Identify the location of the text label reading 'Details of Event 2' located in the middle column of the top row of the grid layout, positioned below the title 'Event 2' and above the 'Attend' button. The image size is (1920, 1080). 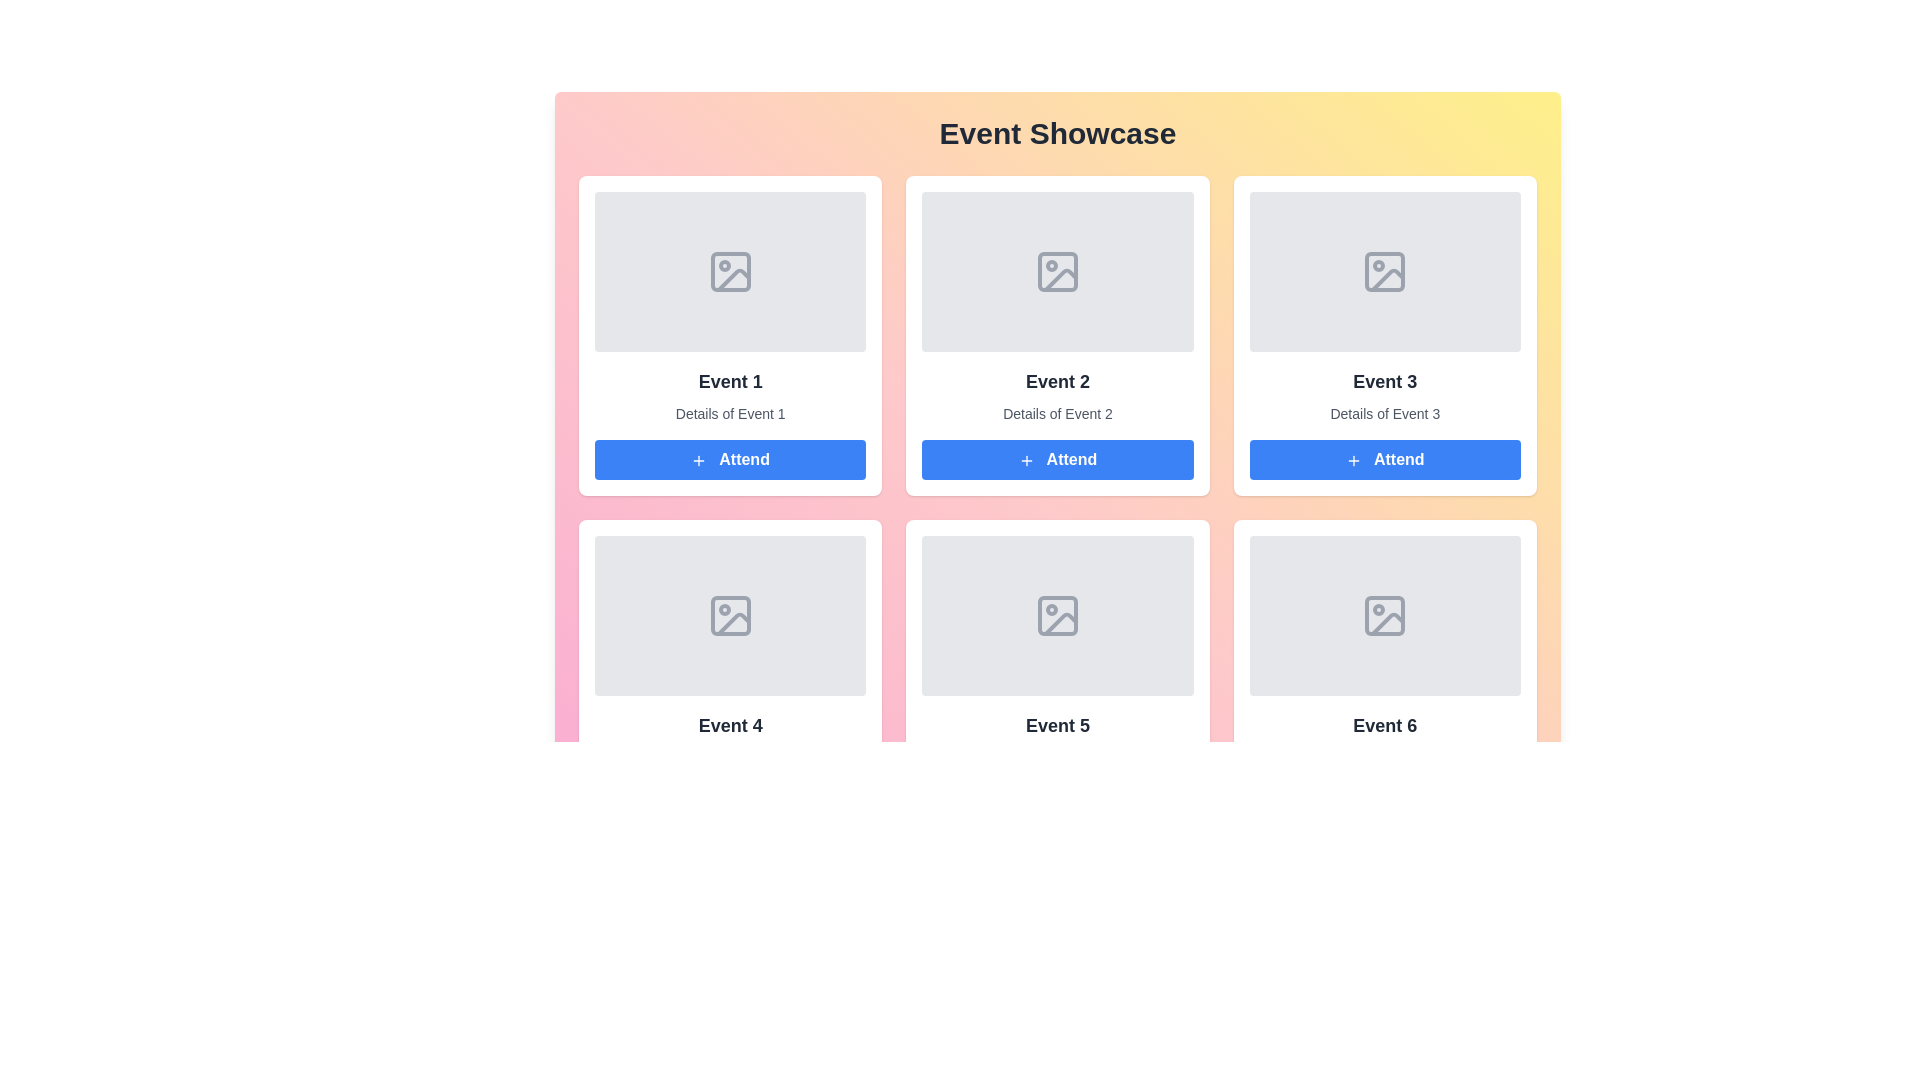
(1056, 412).